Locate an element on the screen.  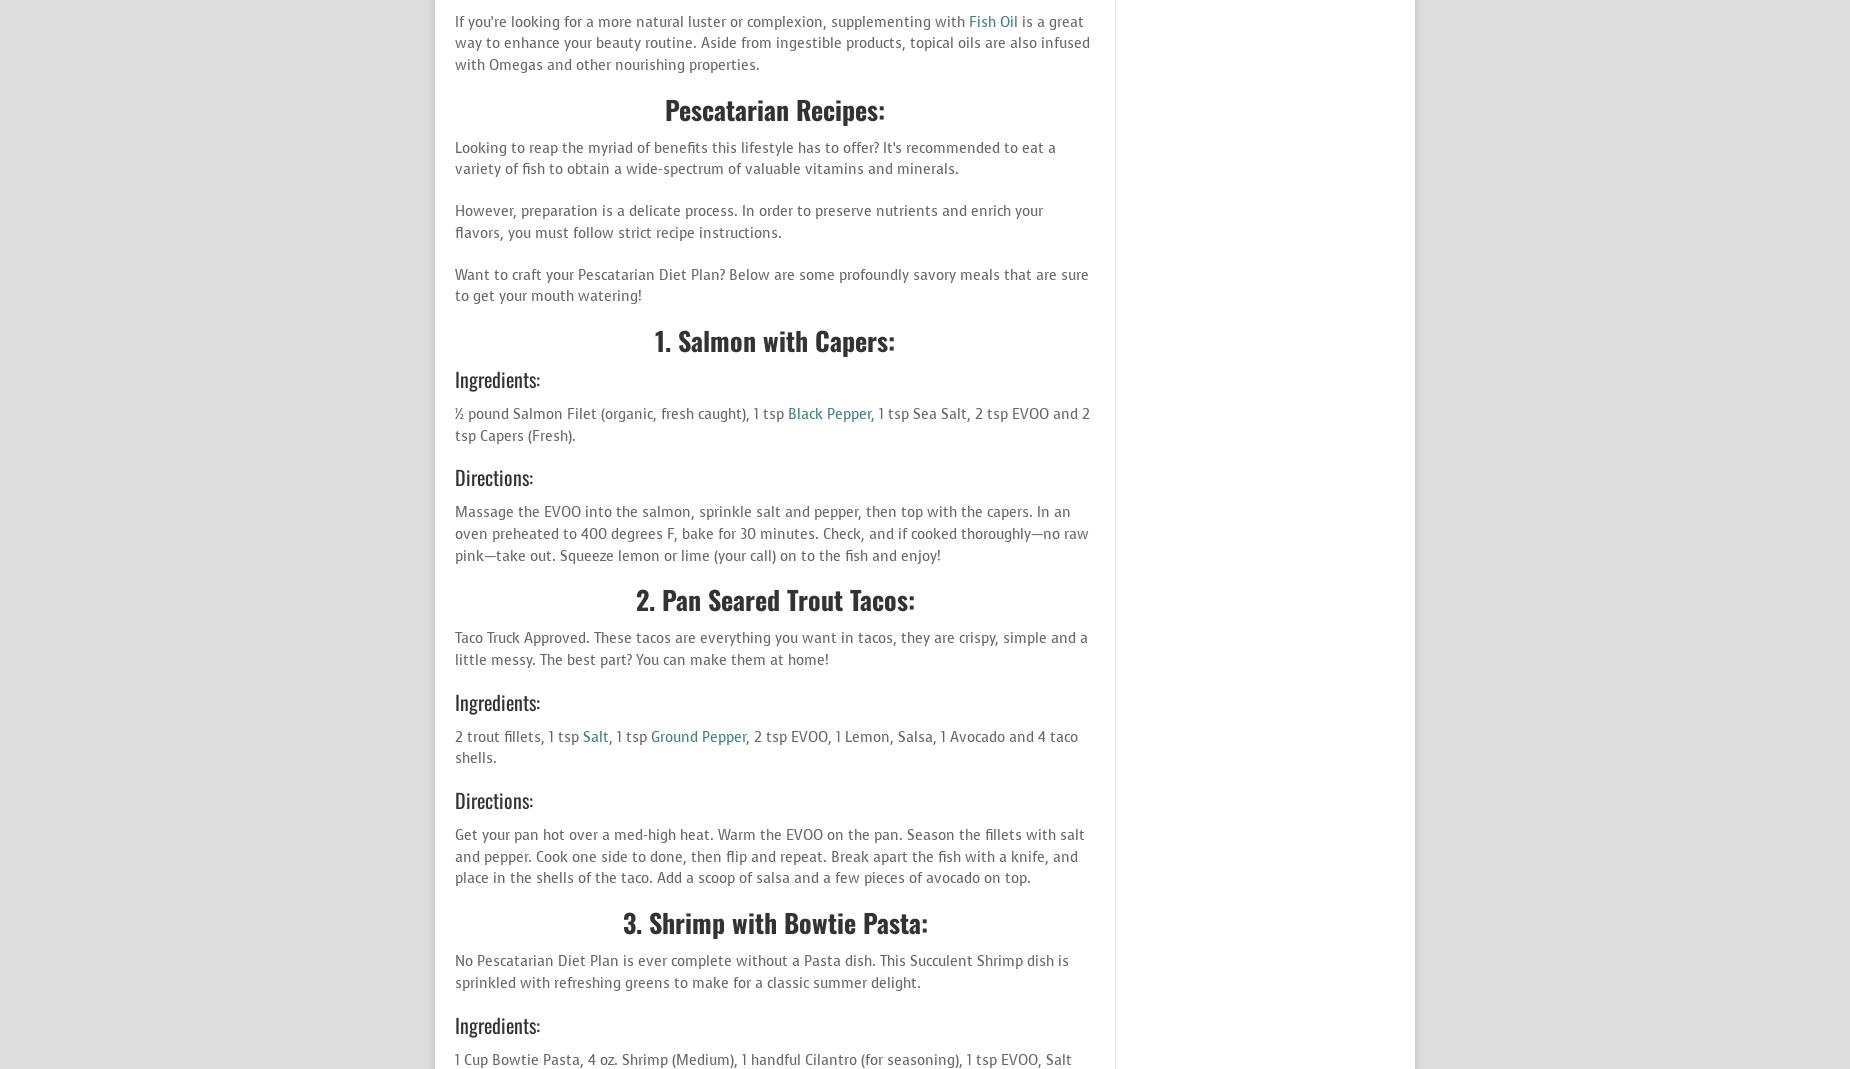
'Ground Pepper' is located at coordinates (698, 735).